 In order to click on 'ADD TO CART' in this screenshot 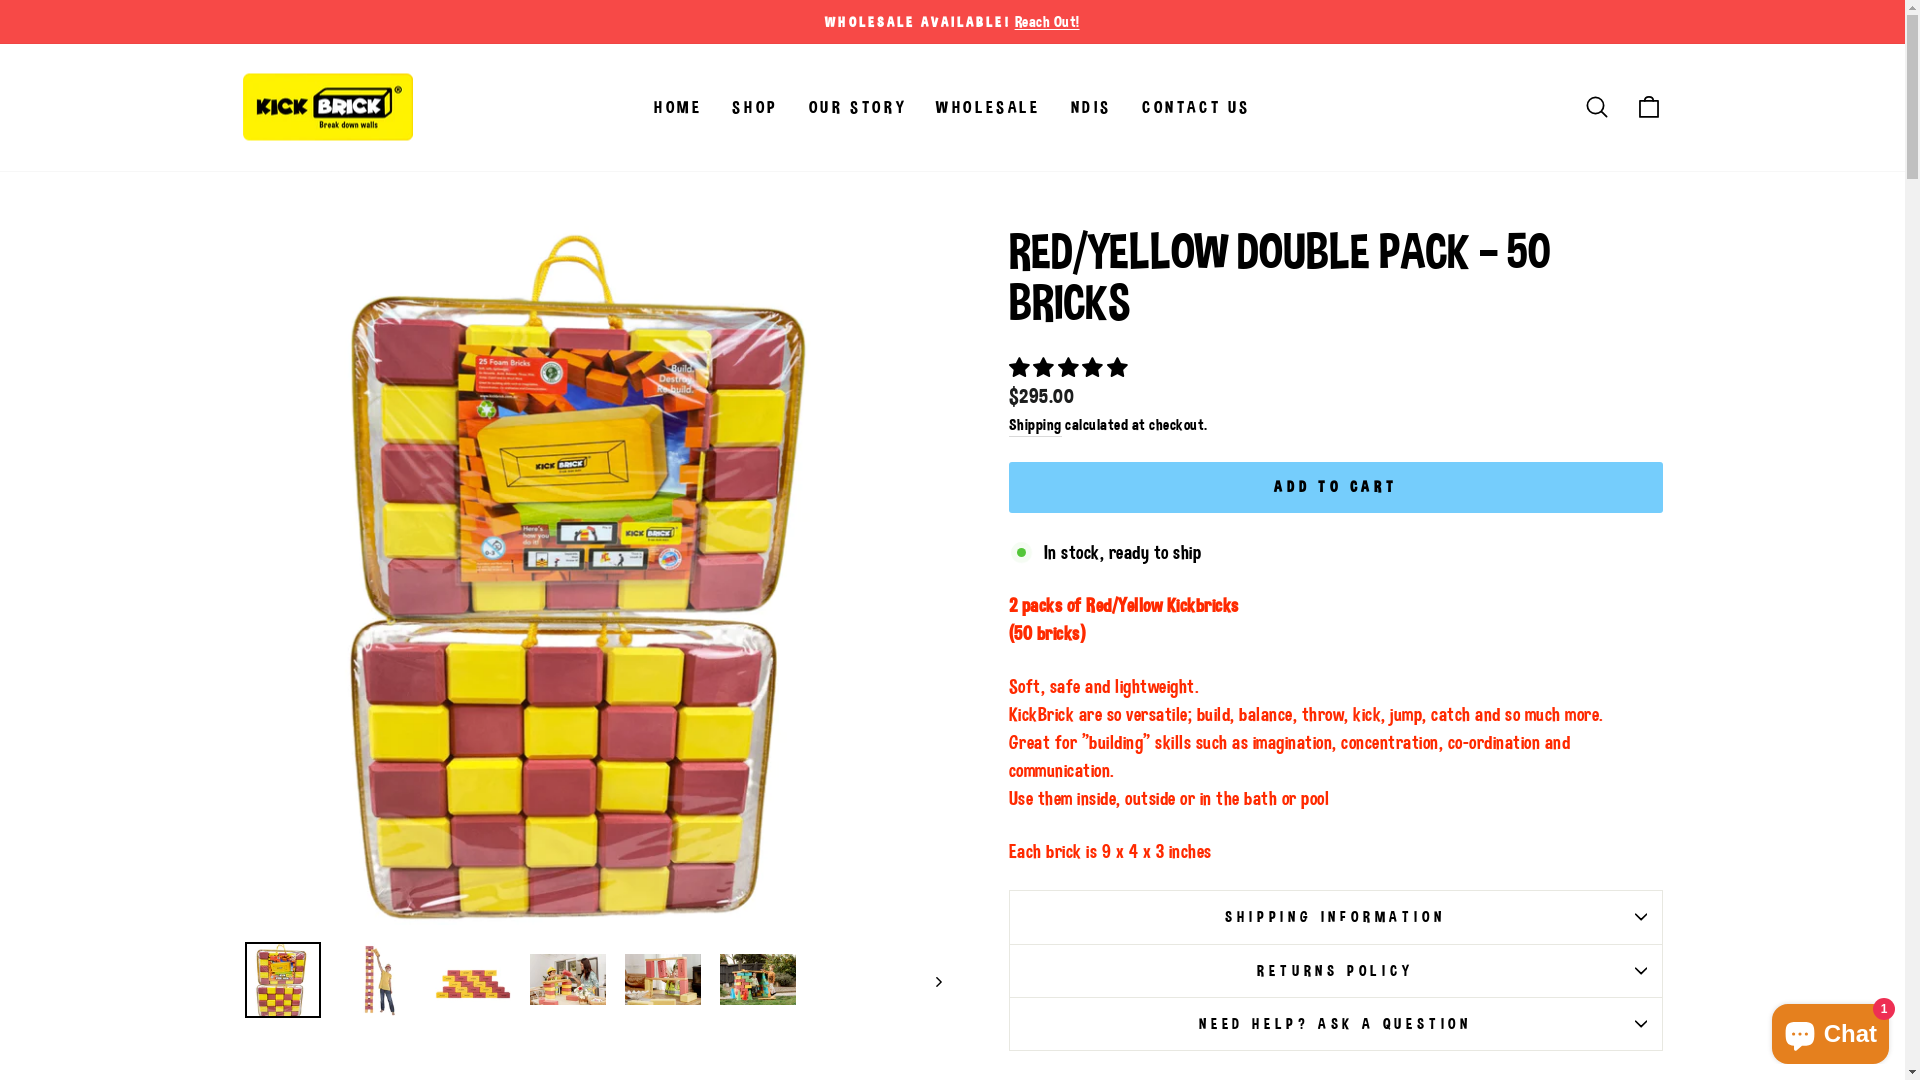, I will do `click(1301, 469)`.